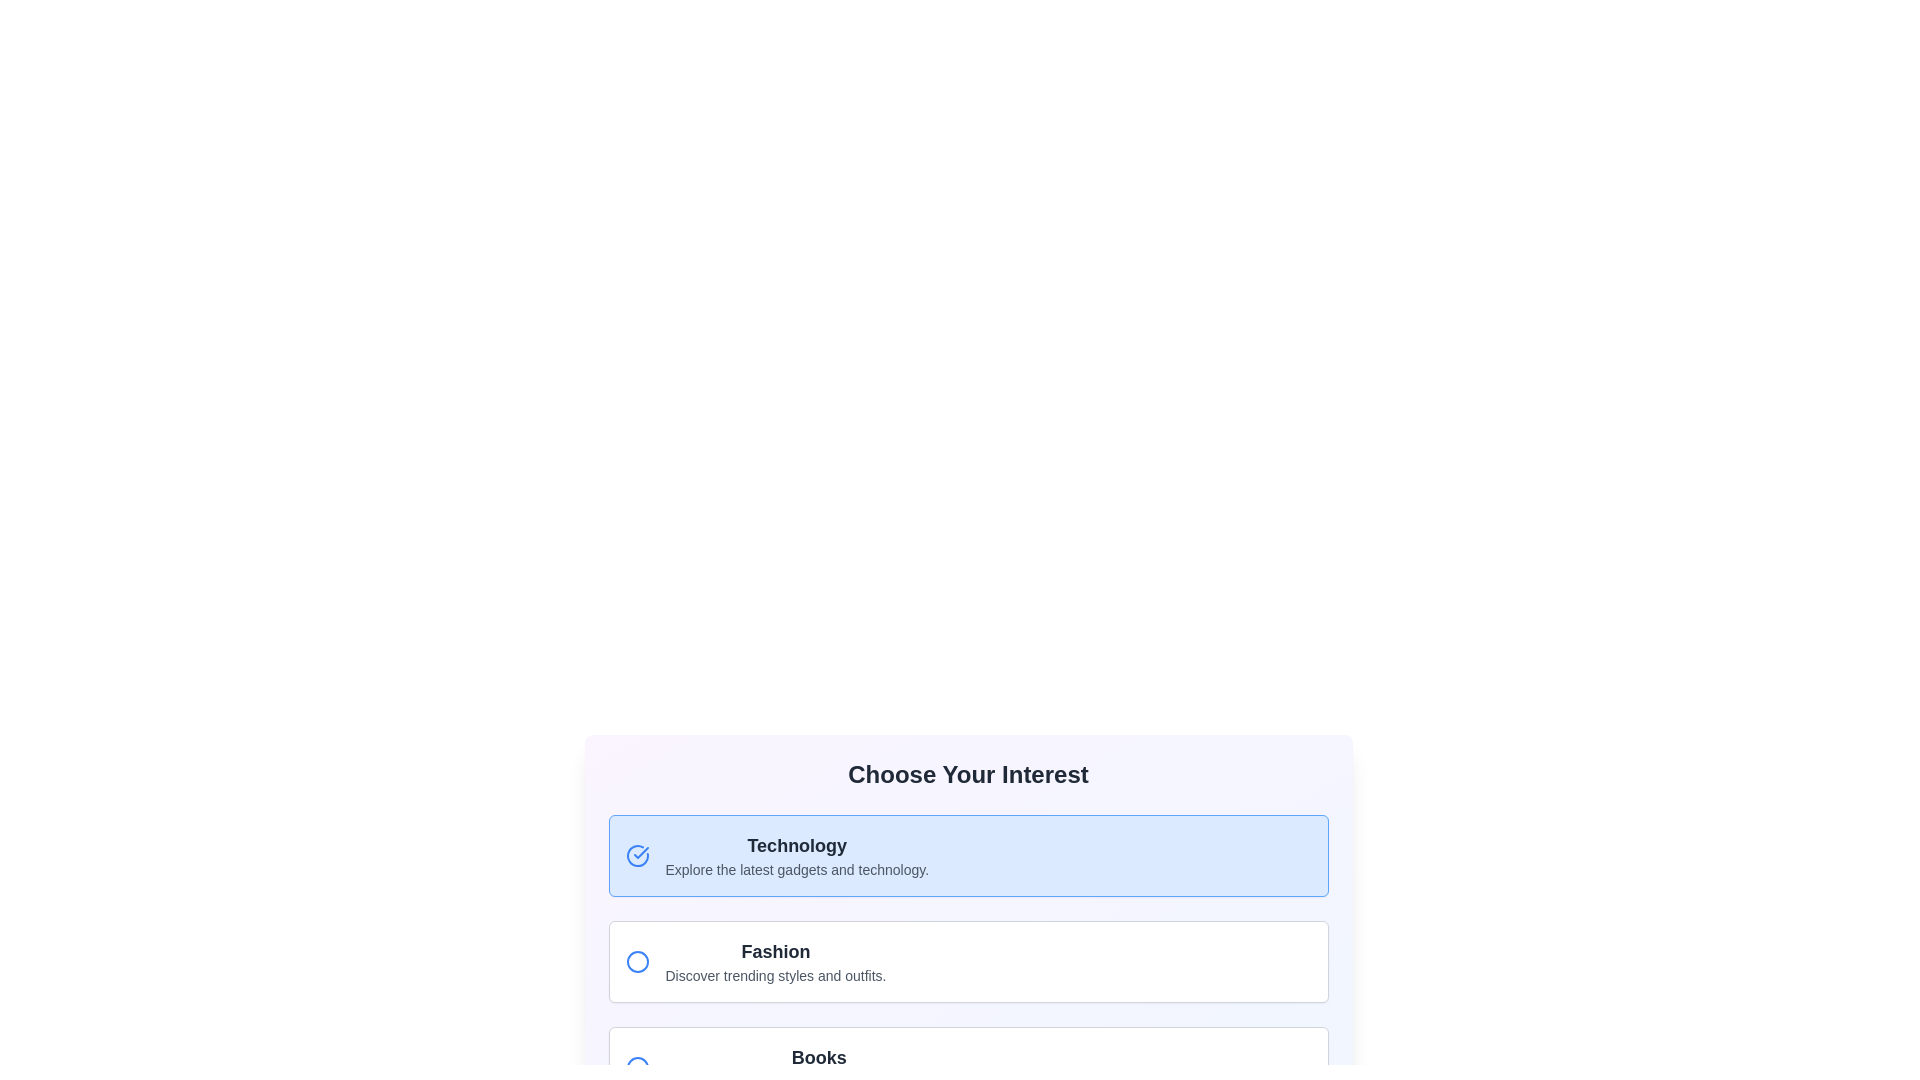 This screenshot has width=1920, height=1080. What do you see at coordinates (636, 855) in the screenshot?
I see `the selected state icon indicating that the 'Technology' option is highlighted, positioned to the left of the text 'Technology'` at bounding box center [636, 855].